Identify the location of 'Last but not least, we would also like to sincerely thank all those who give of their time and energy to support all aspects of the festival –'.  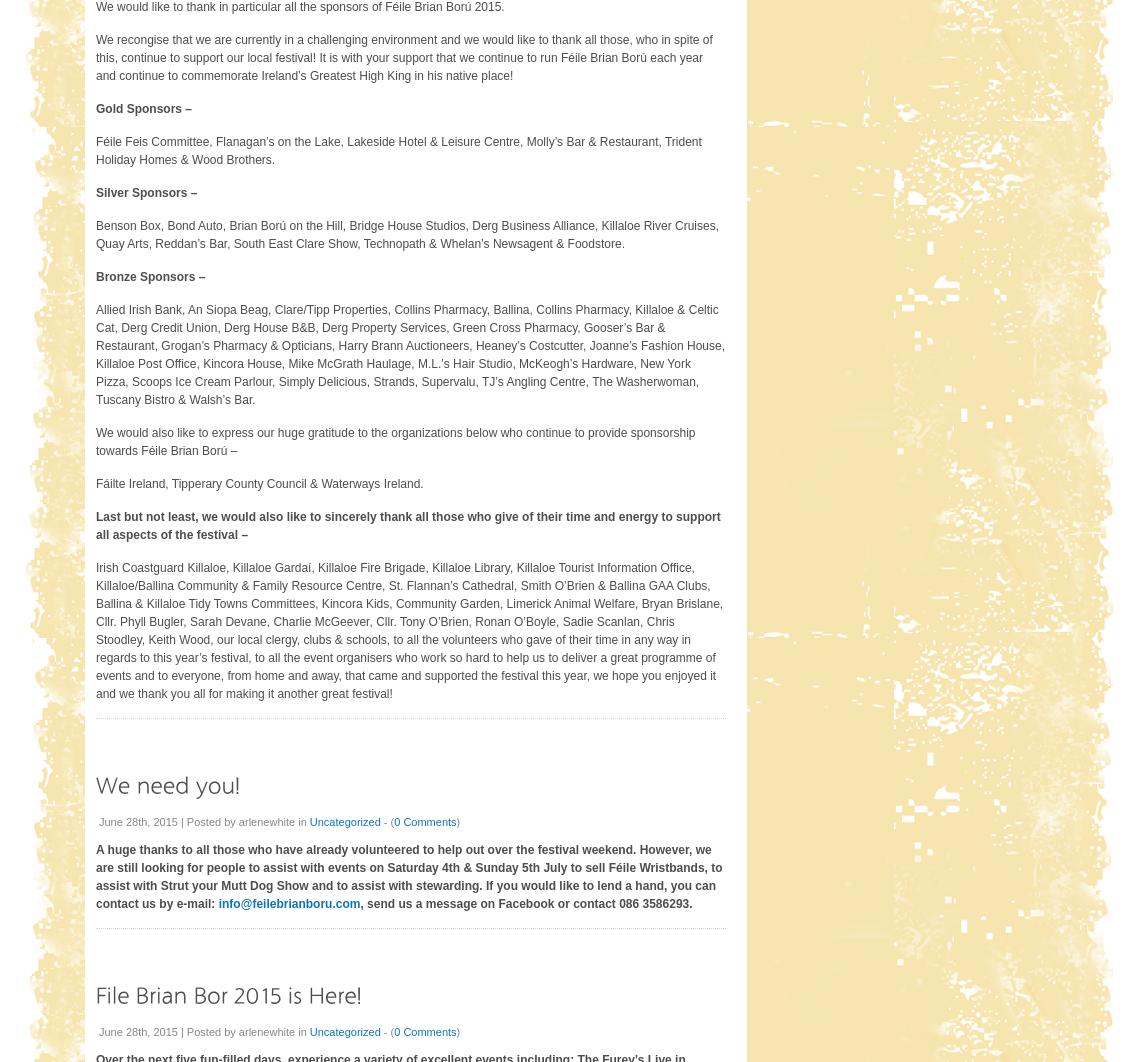
(407, 524).